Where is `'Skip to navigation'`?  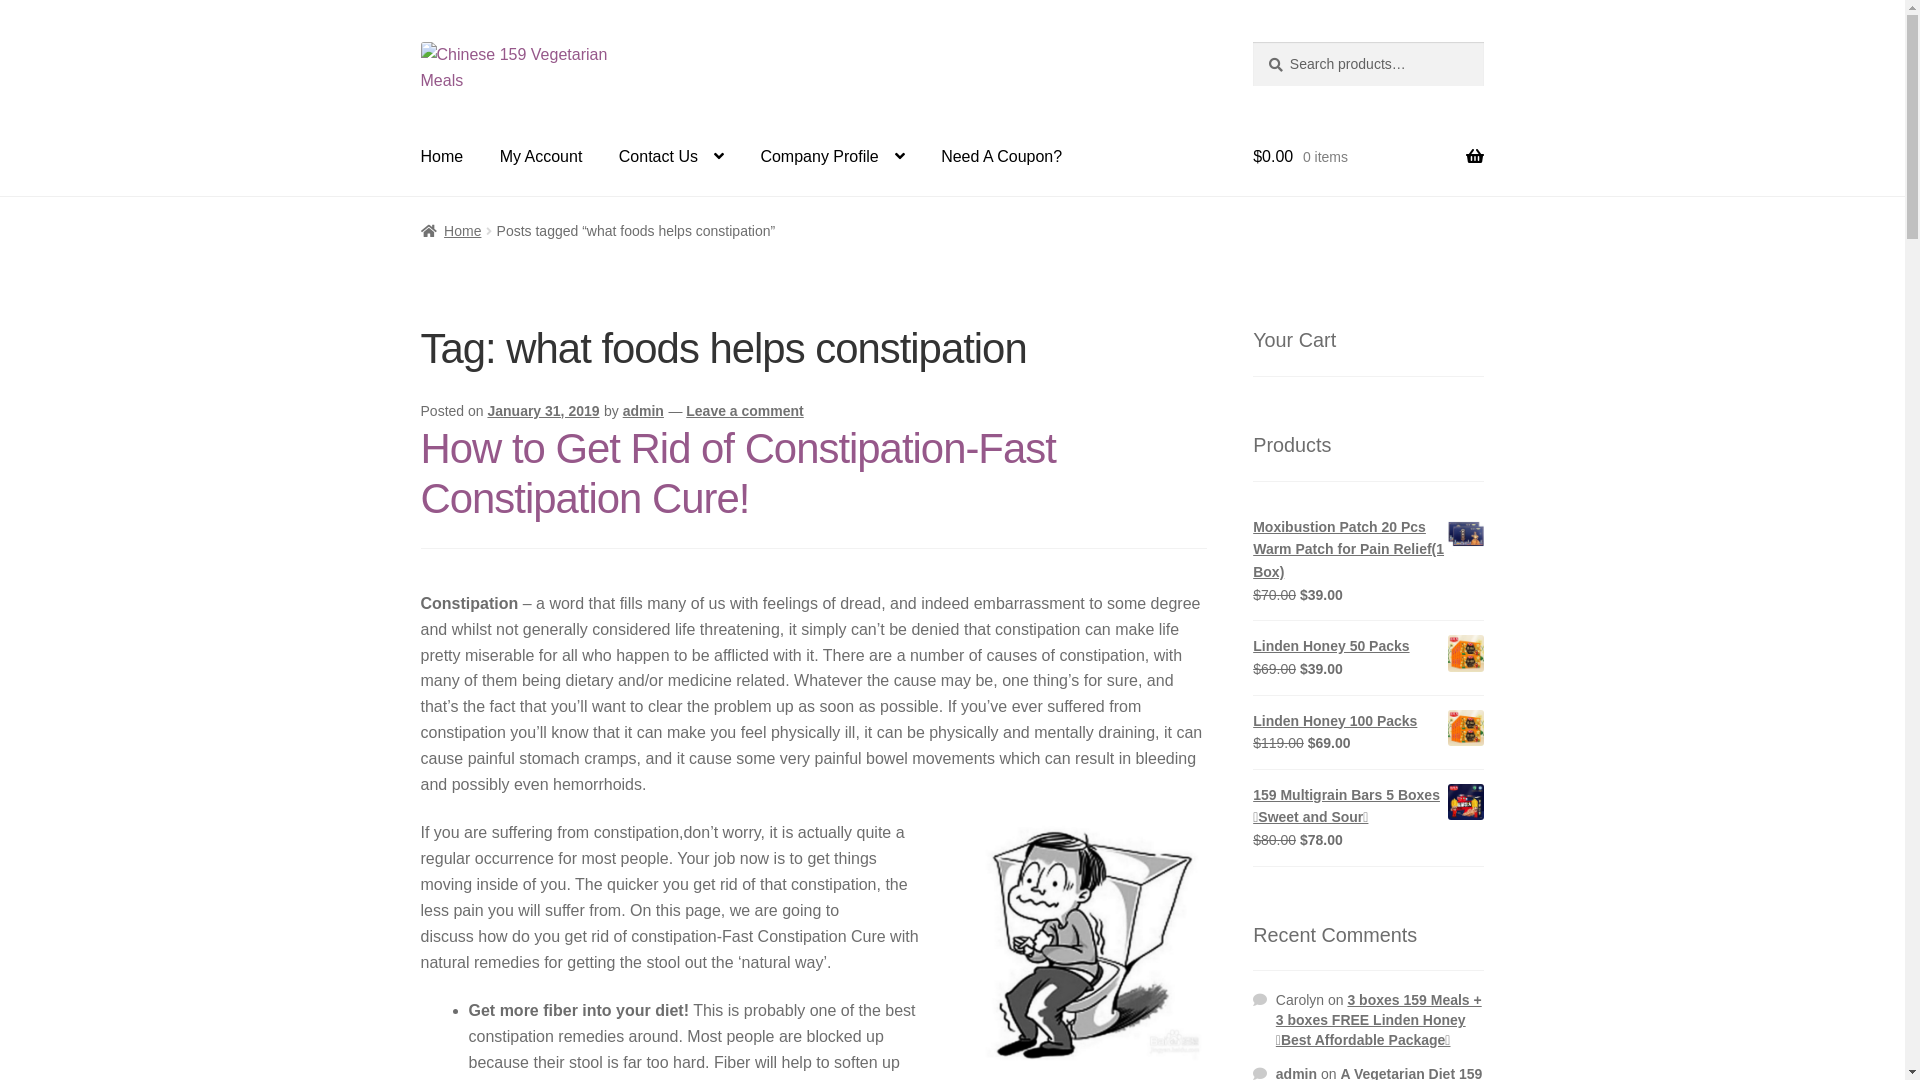 'Skip to navigation' is located at coordinates (419, 41).